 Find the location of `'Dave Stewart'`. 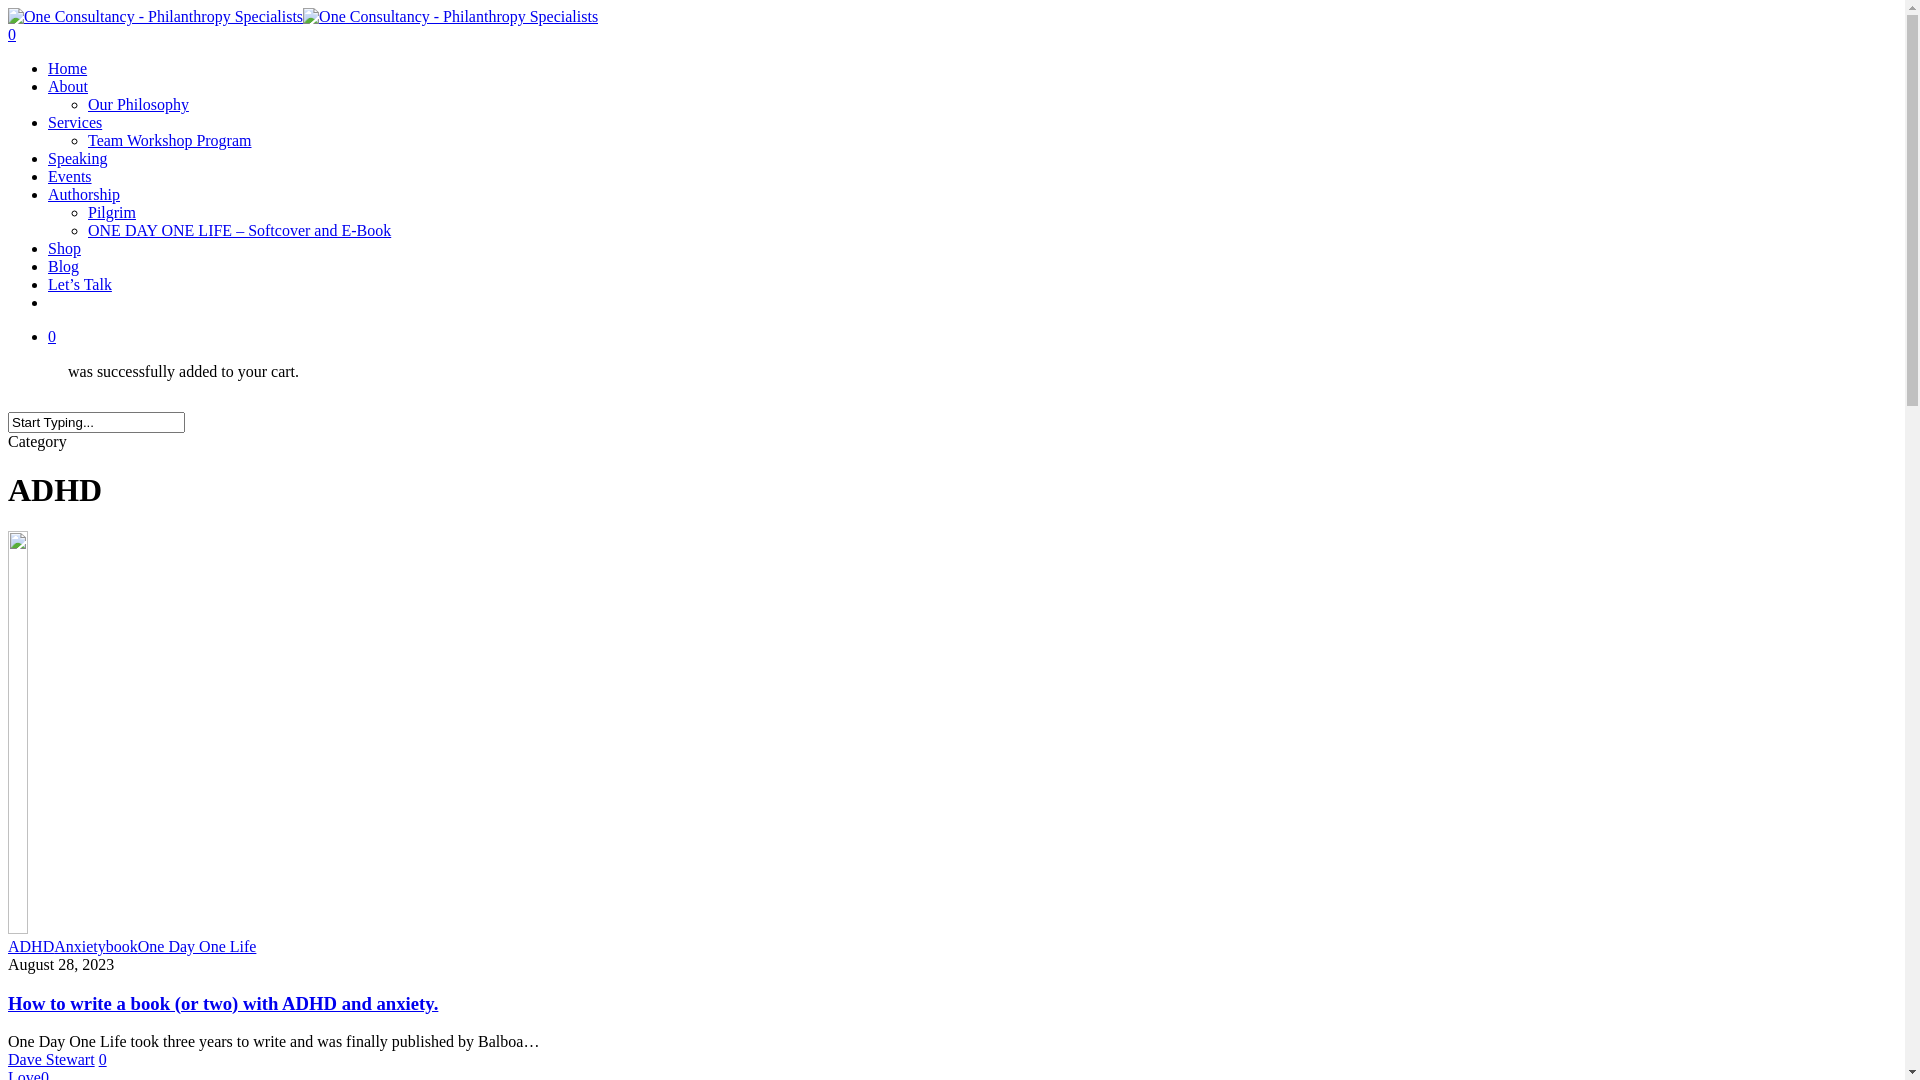

'Dave Stewart' is located at coordinates (51, 1058).